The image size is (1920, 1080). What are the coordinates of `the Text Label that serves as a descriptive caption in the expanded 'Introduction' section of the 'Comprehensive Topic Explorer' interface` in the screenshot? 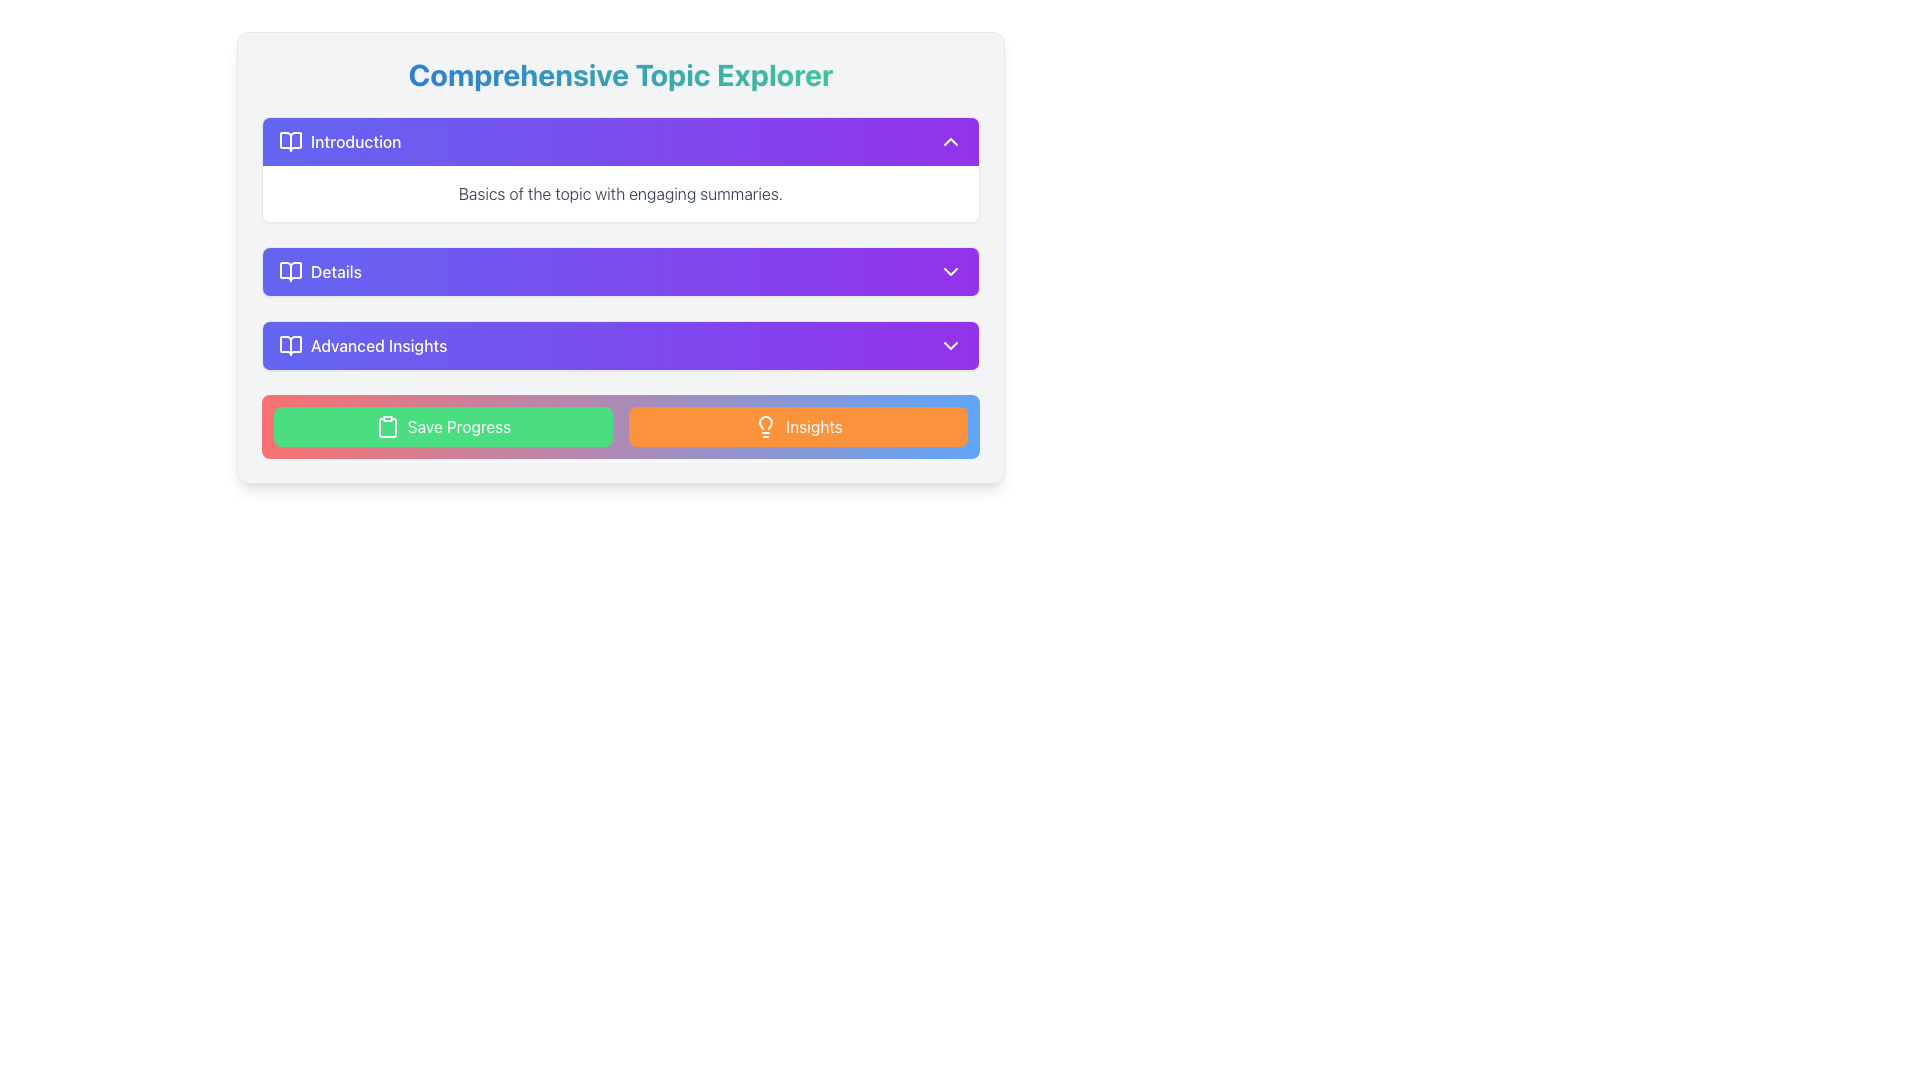 It's located at (619, 193).